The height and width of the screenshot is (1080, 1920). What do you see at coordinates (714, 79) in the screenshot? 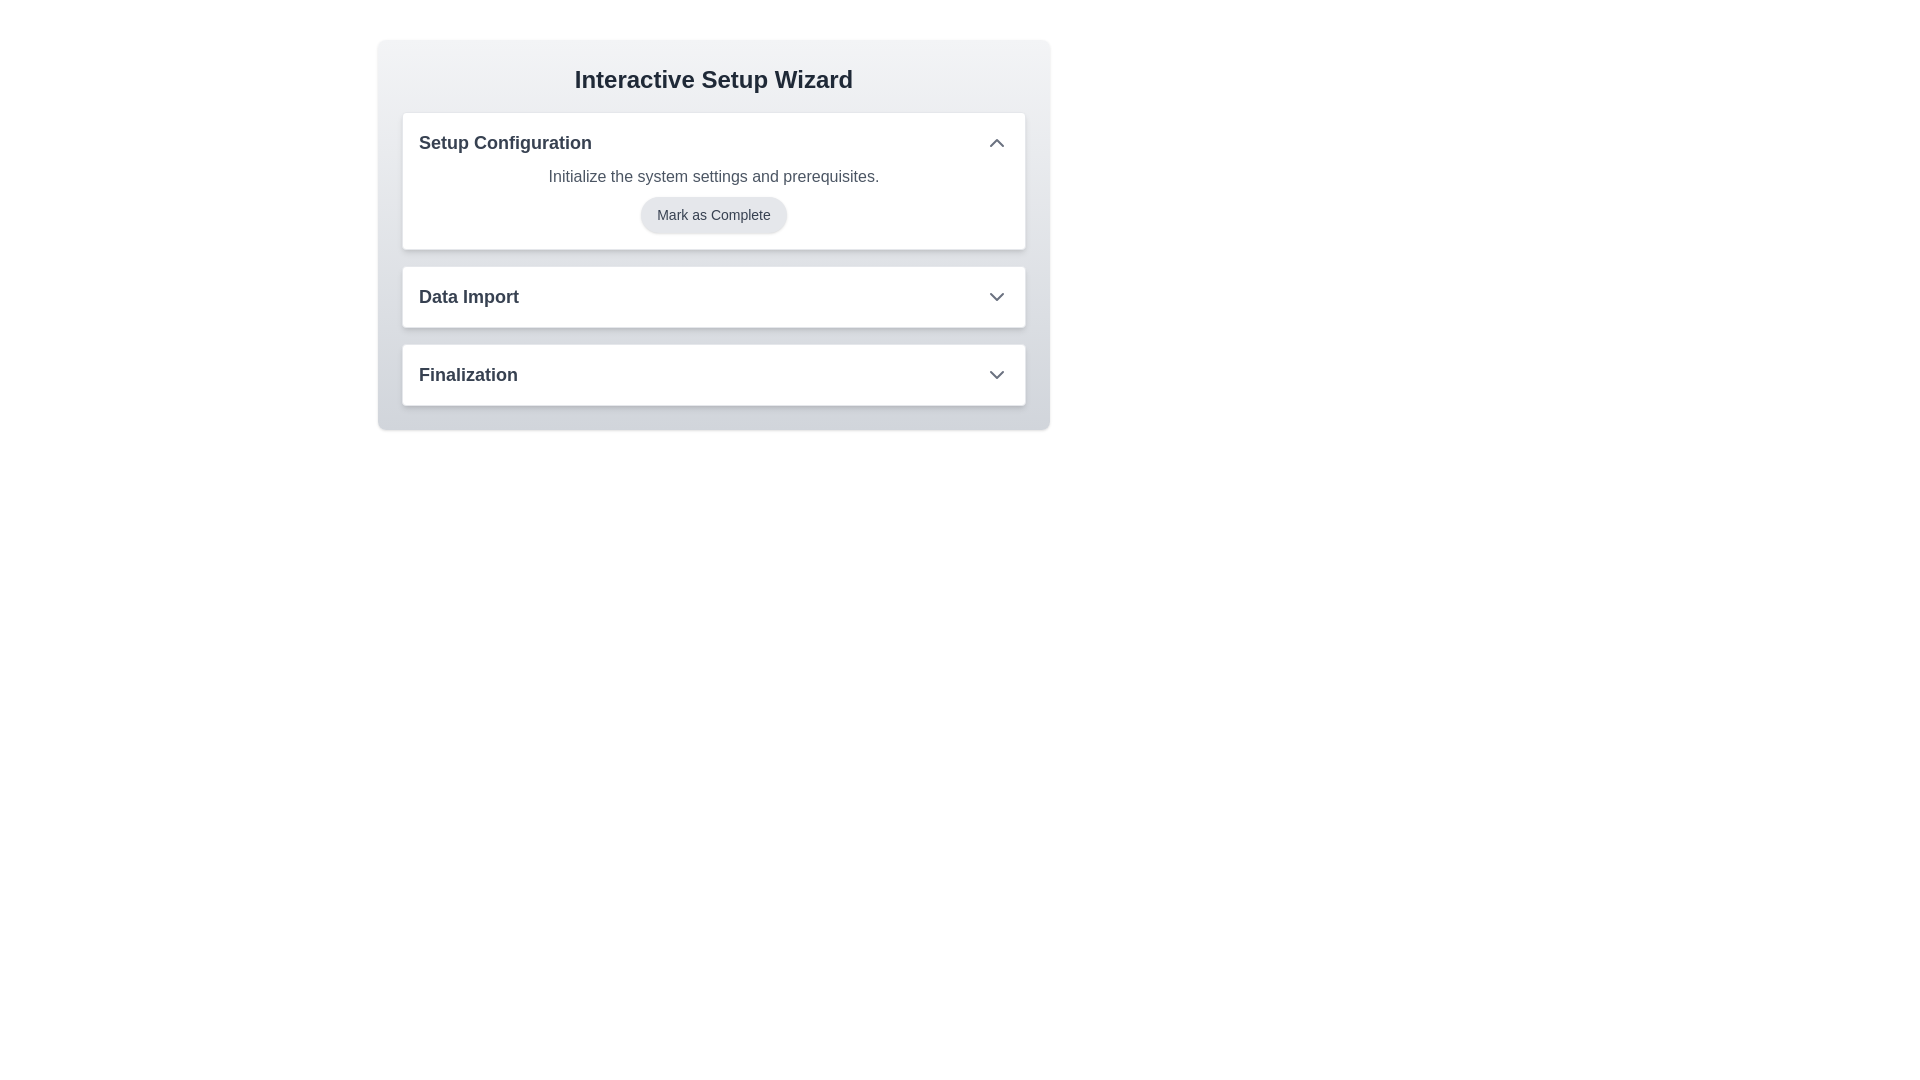
I see `the header text label indicating 'Interactive Setup Wizard', which is located at the top of the interface` at bounding box center [714, 79].